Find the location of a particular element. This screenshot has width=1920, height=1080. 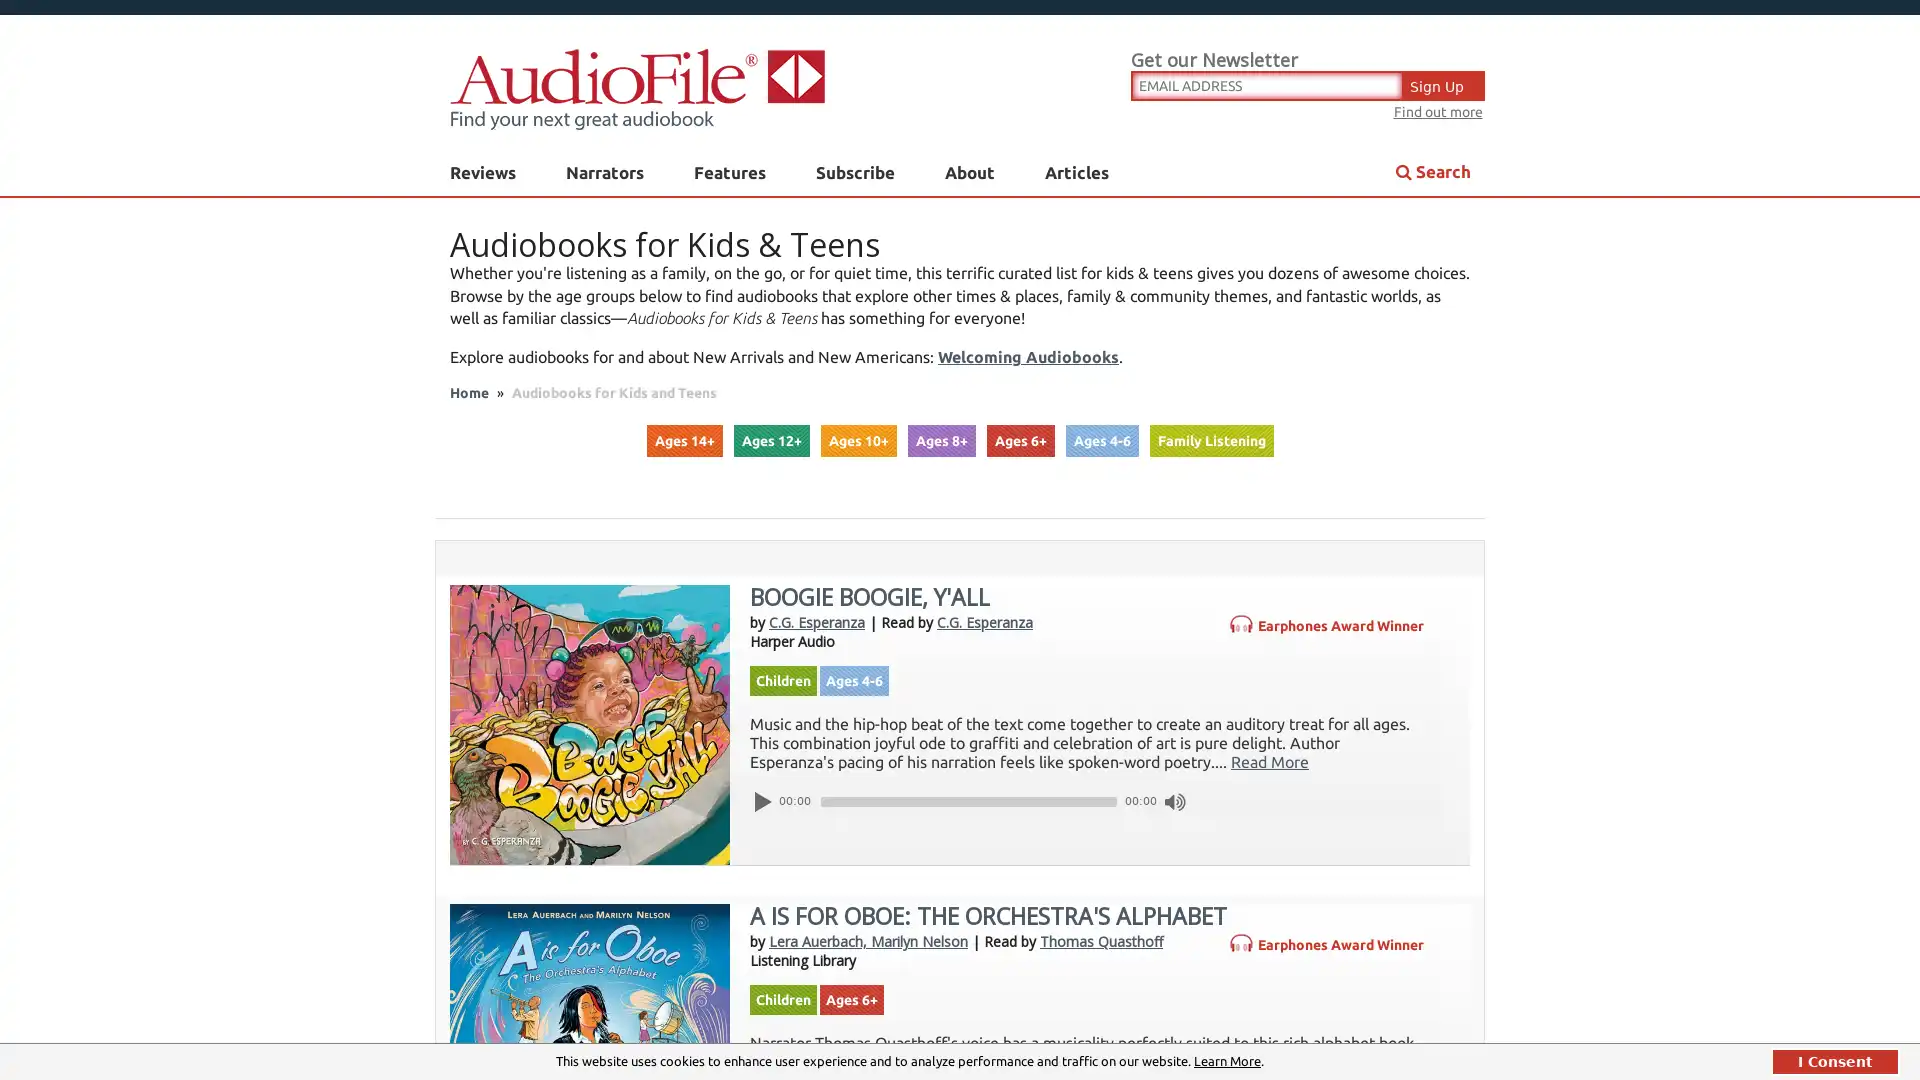

Play/Pause is located at coordinates (771, 801).